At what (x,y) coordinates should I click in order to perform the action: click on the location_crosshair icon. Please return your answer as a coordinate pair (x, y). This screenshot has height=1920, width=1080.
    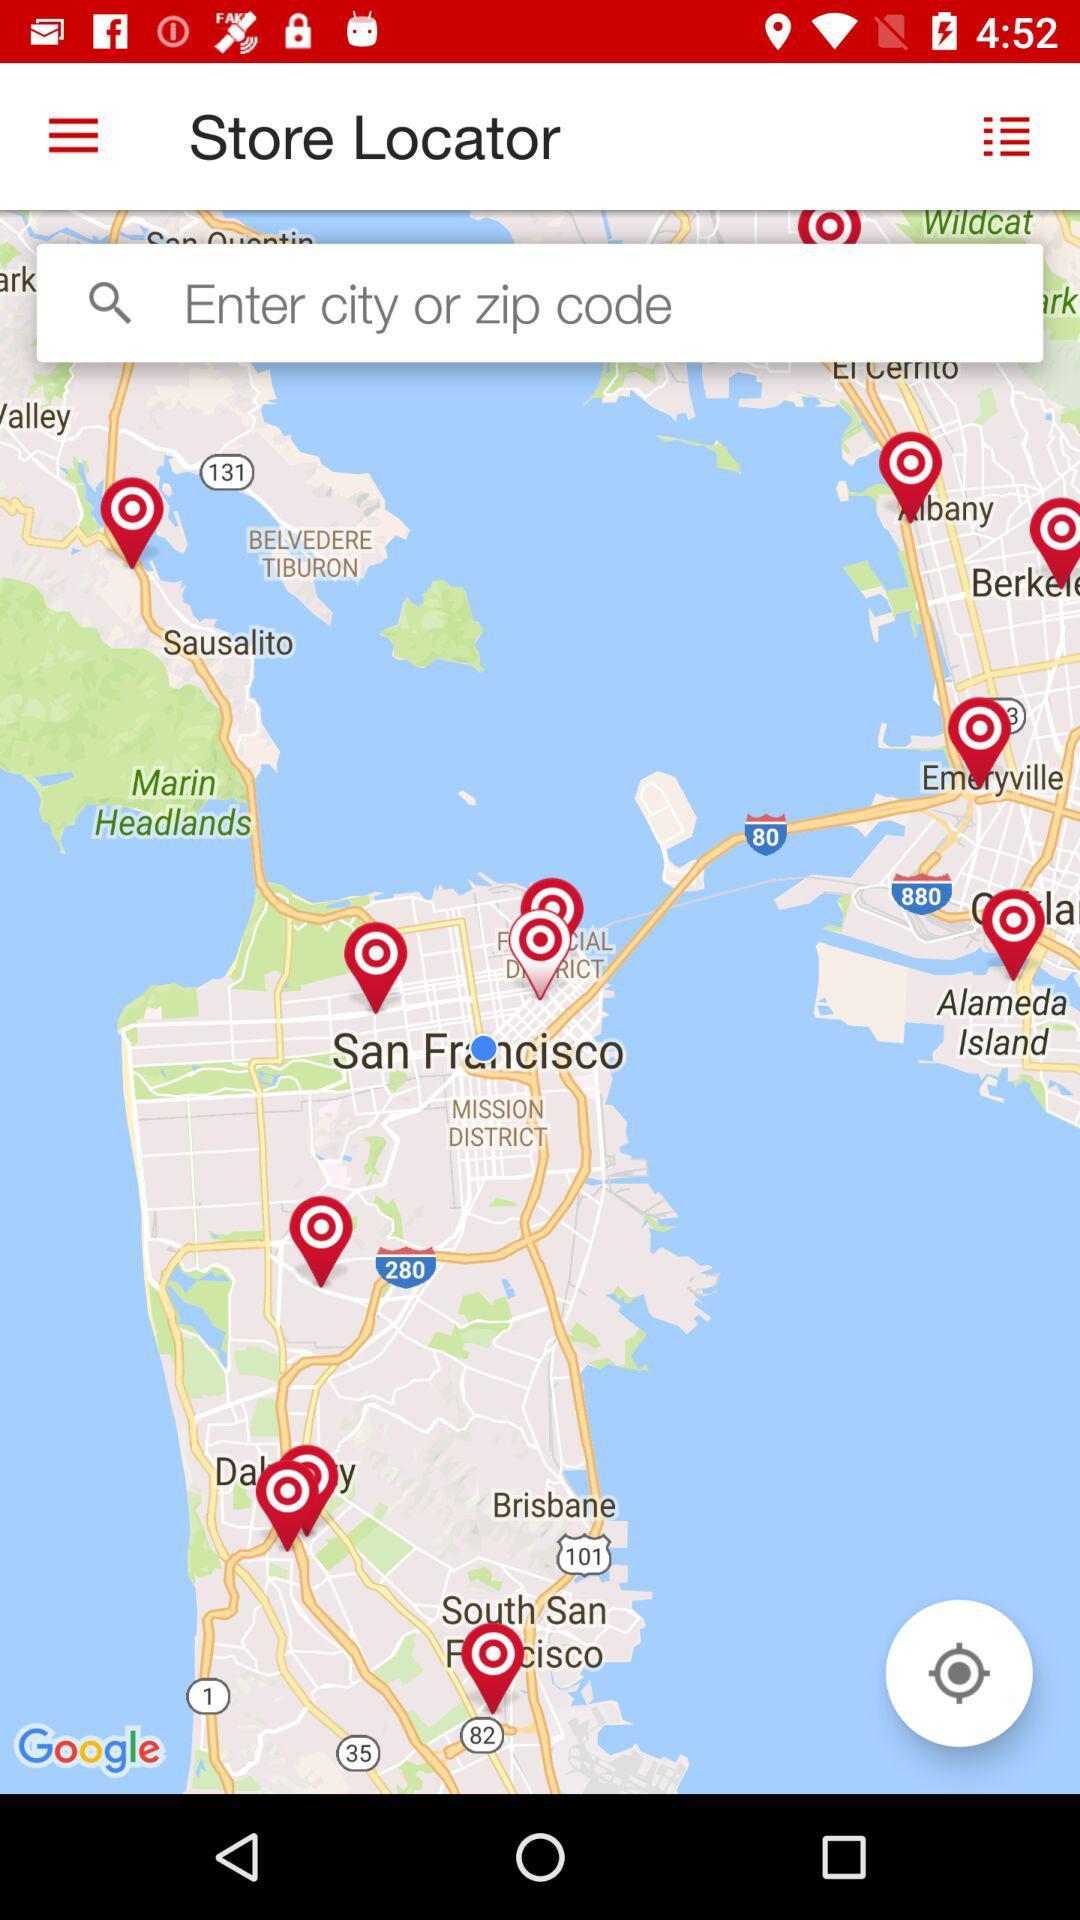
    Looking at the image, I should click on (958, 1673).